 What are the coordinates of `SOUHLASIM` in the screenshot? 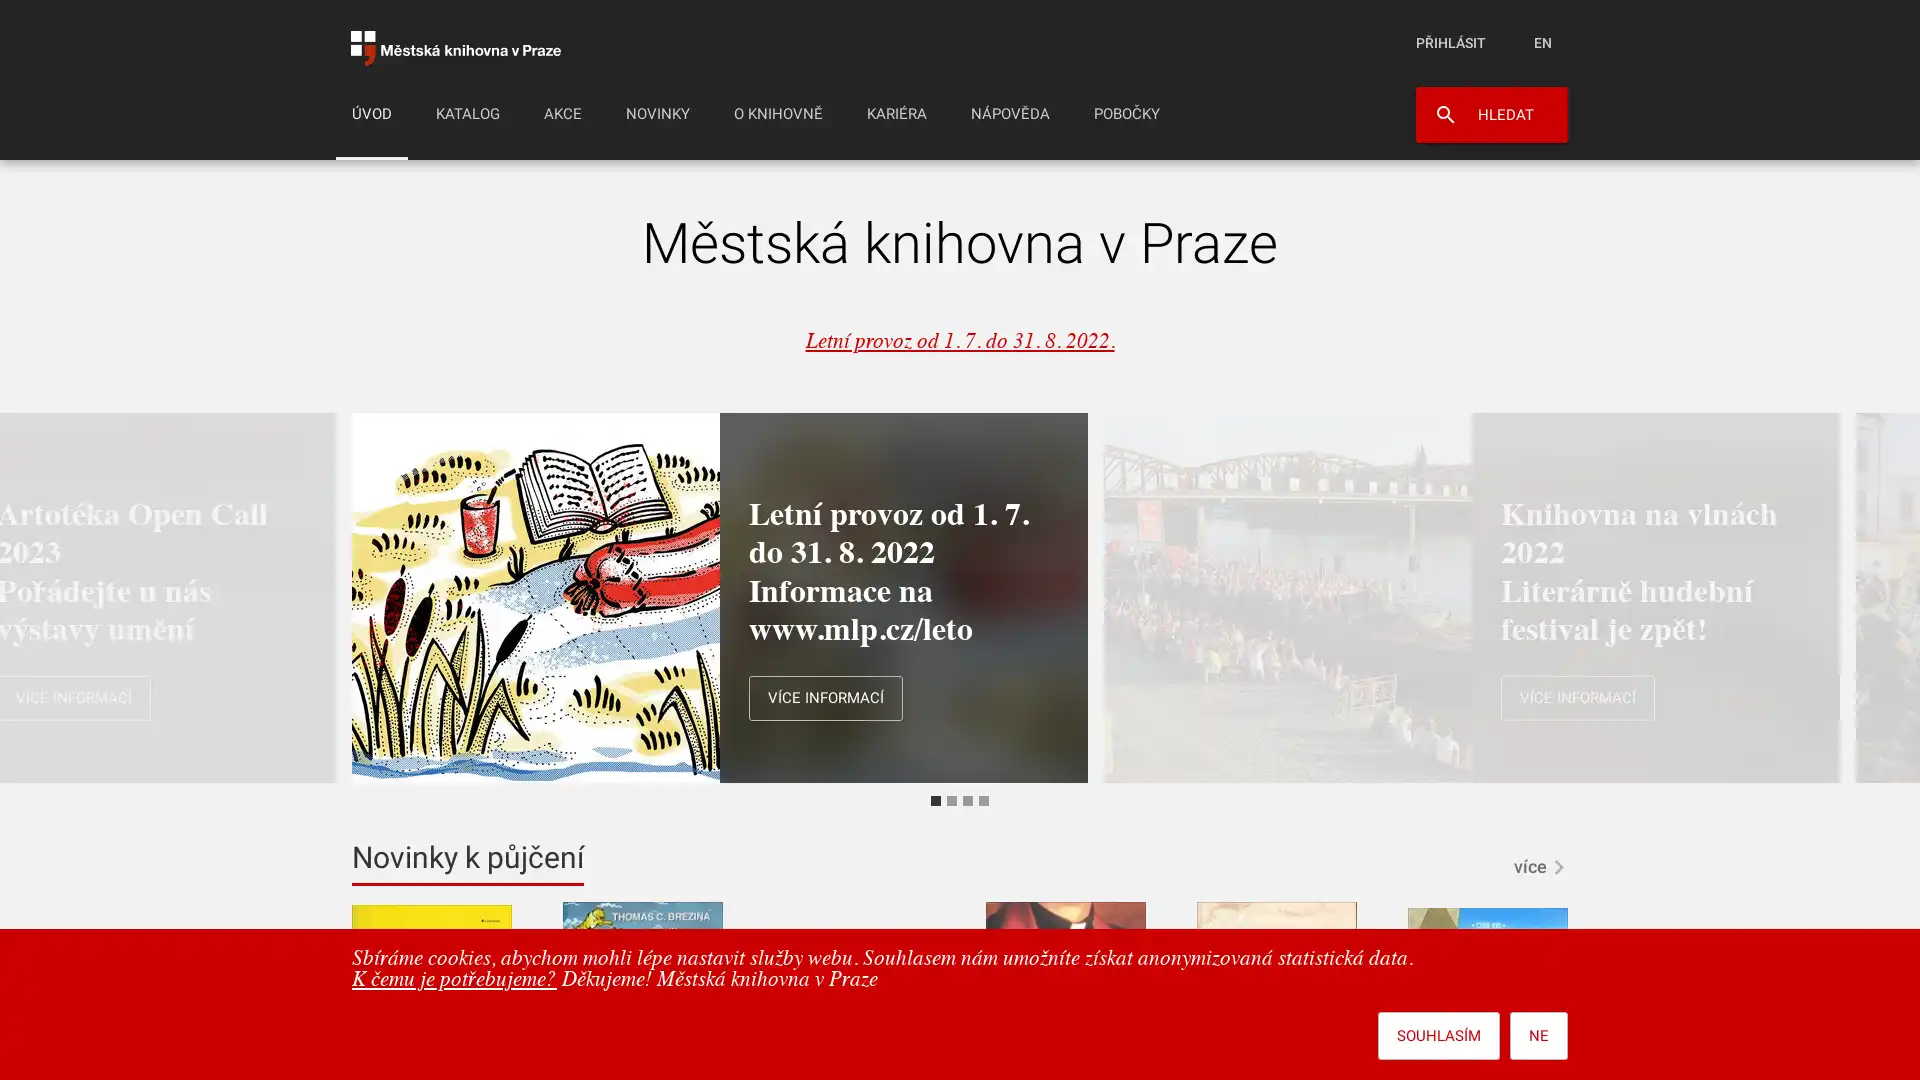 It's located at (1437, 1035).